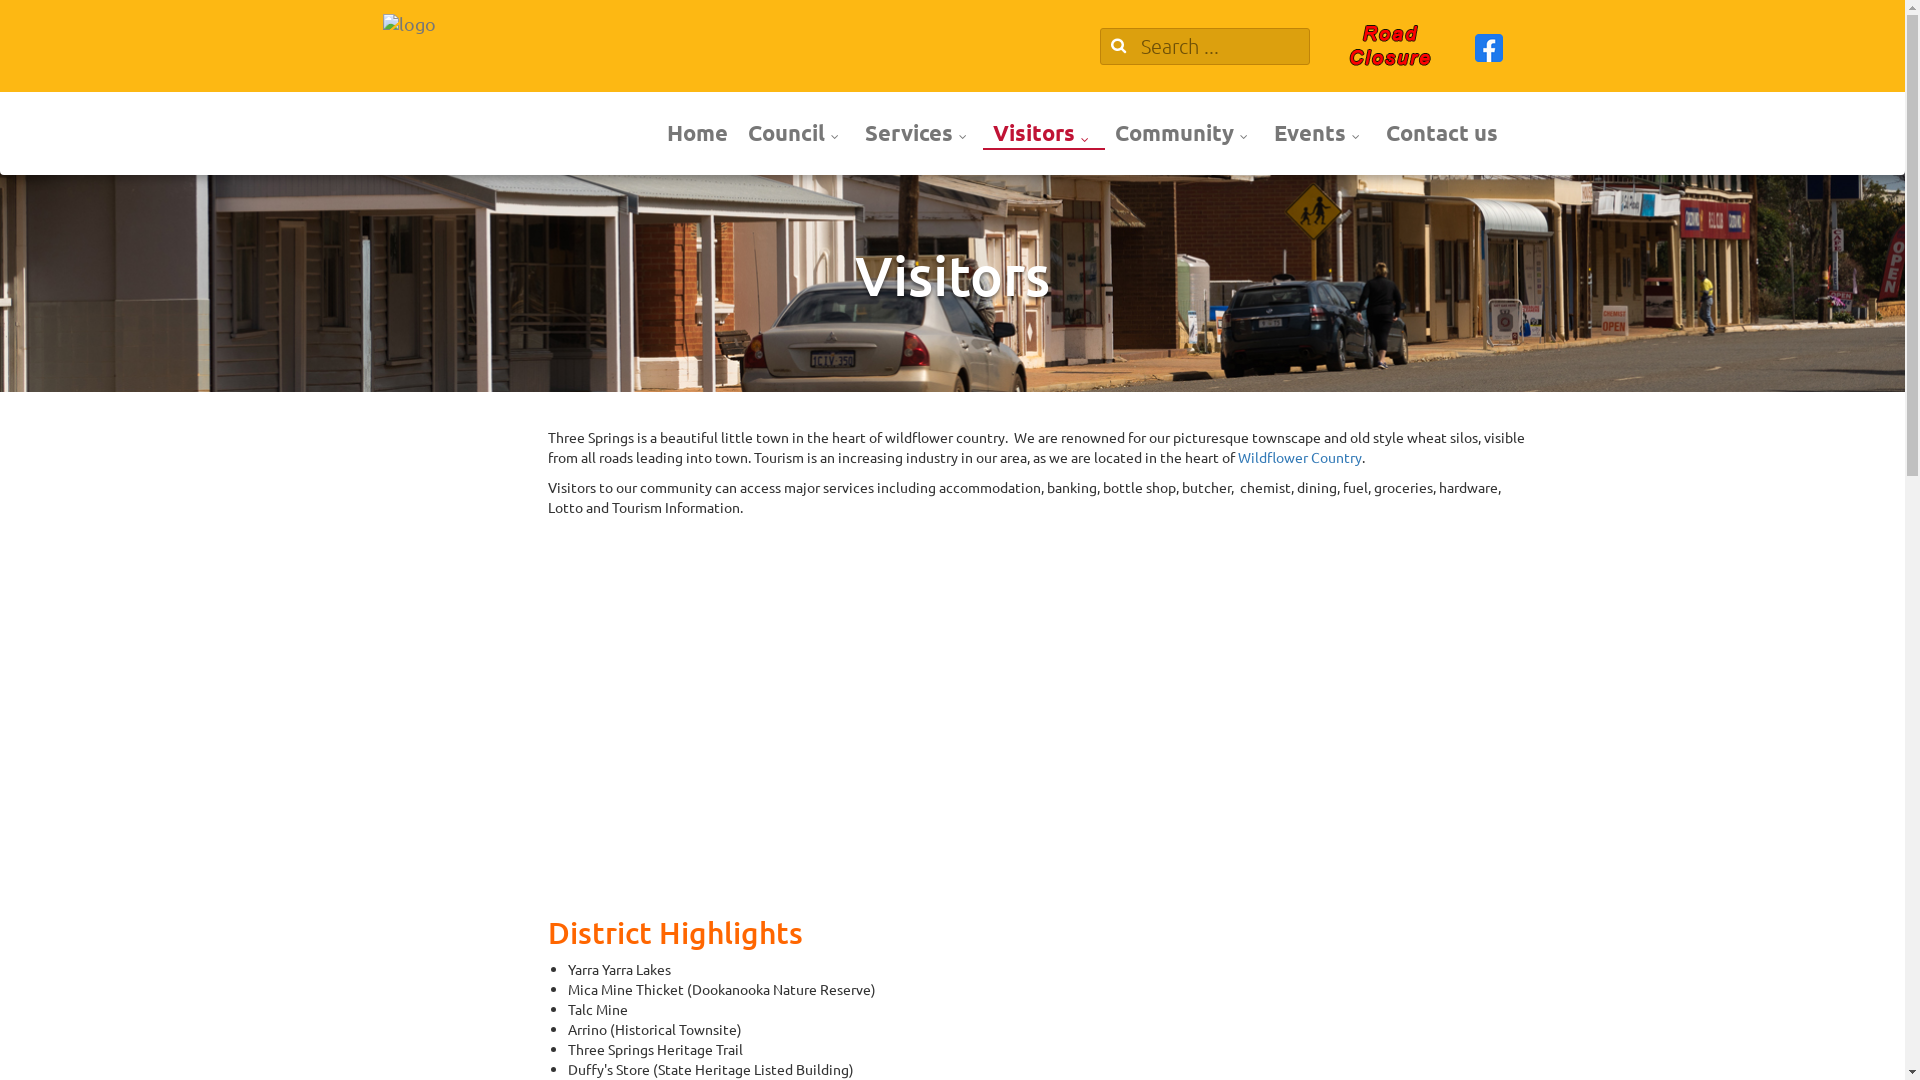 Image resolution: width=1920 pixels, height=1080 pixels. What do you see at coordinates (1300, 456) in the screenshot?
I see `'Wildflower Country'` at bounding box center [1300, 456].